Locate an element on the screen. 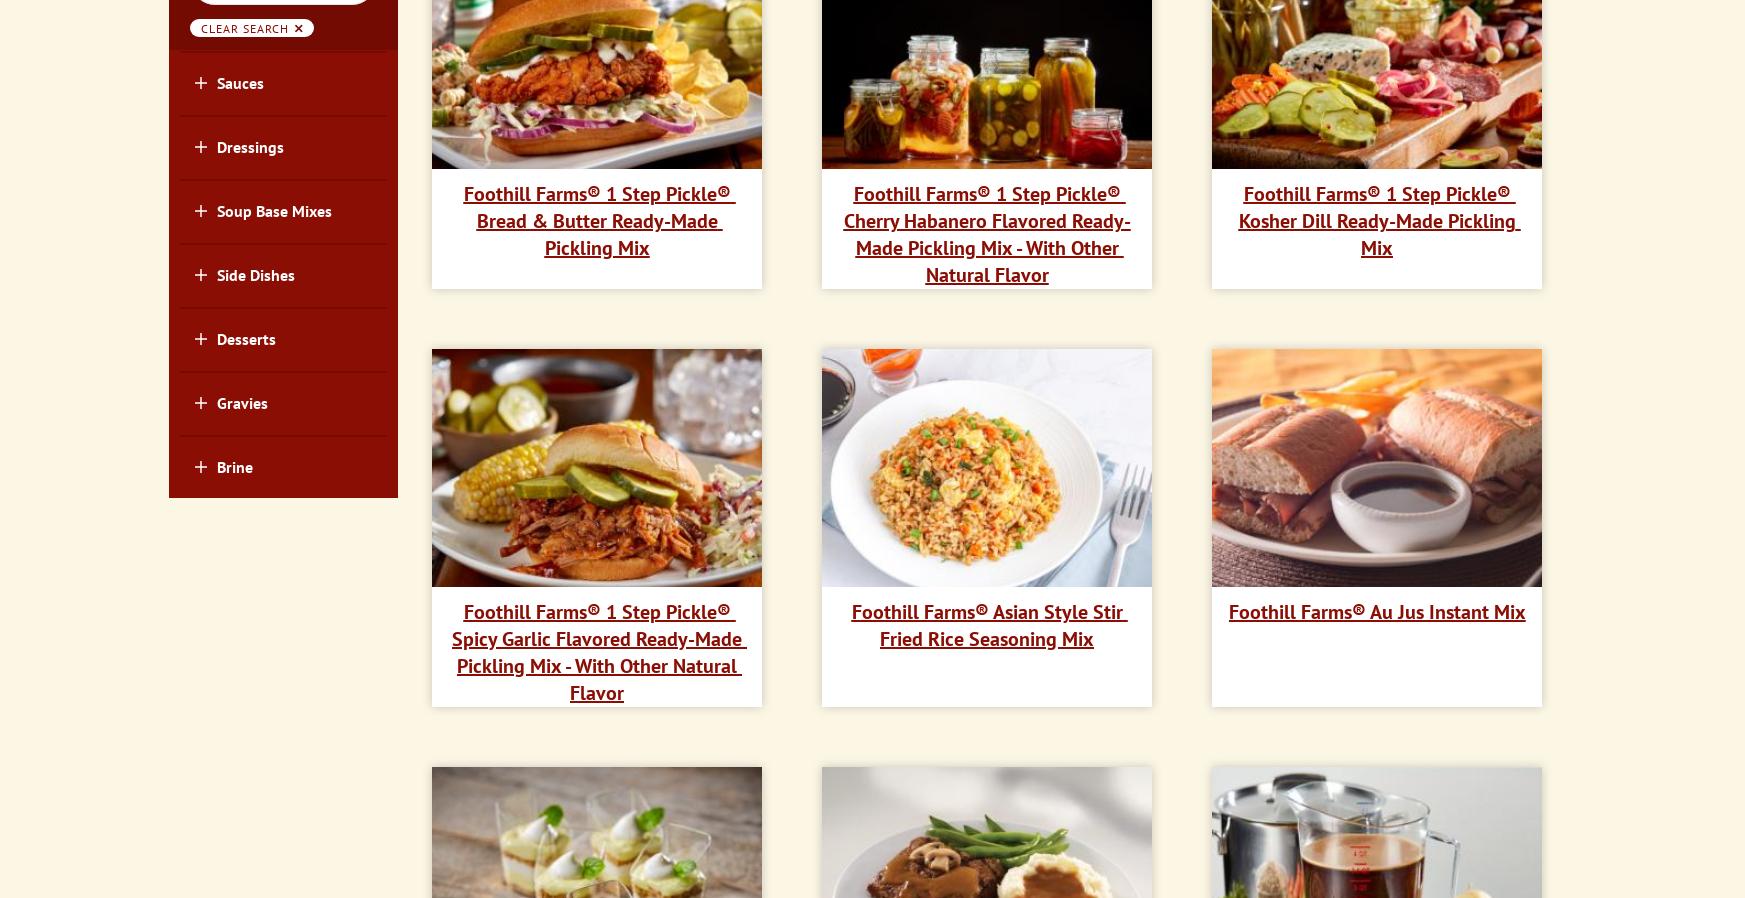  'Sauces' is located at coordinates (238, 80).